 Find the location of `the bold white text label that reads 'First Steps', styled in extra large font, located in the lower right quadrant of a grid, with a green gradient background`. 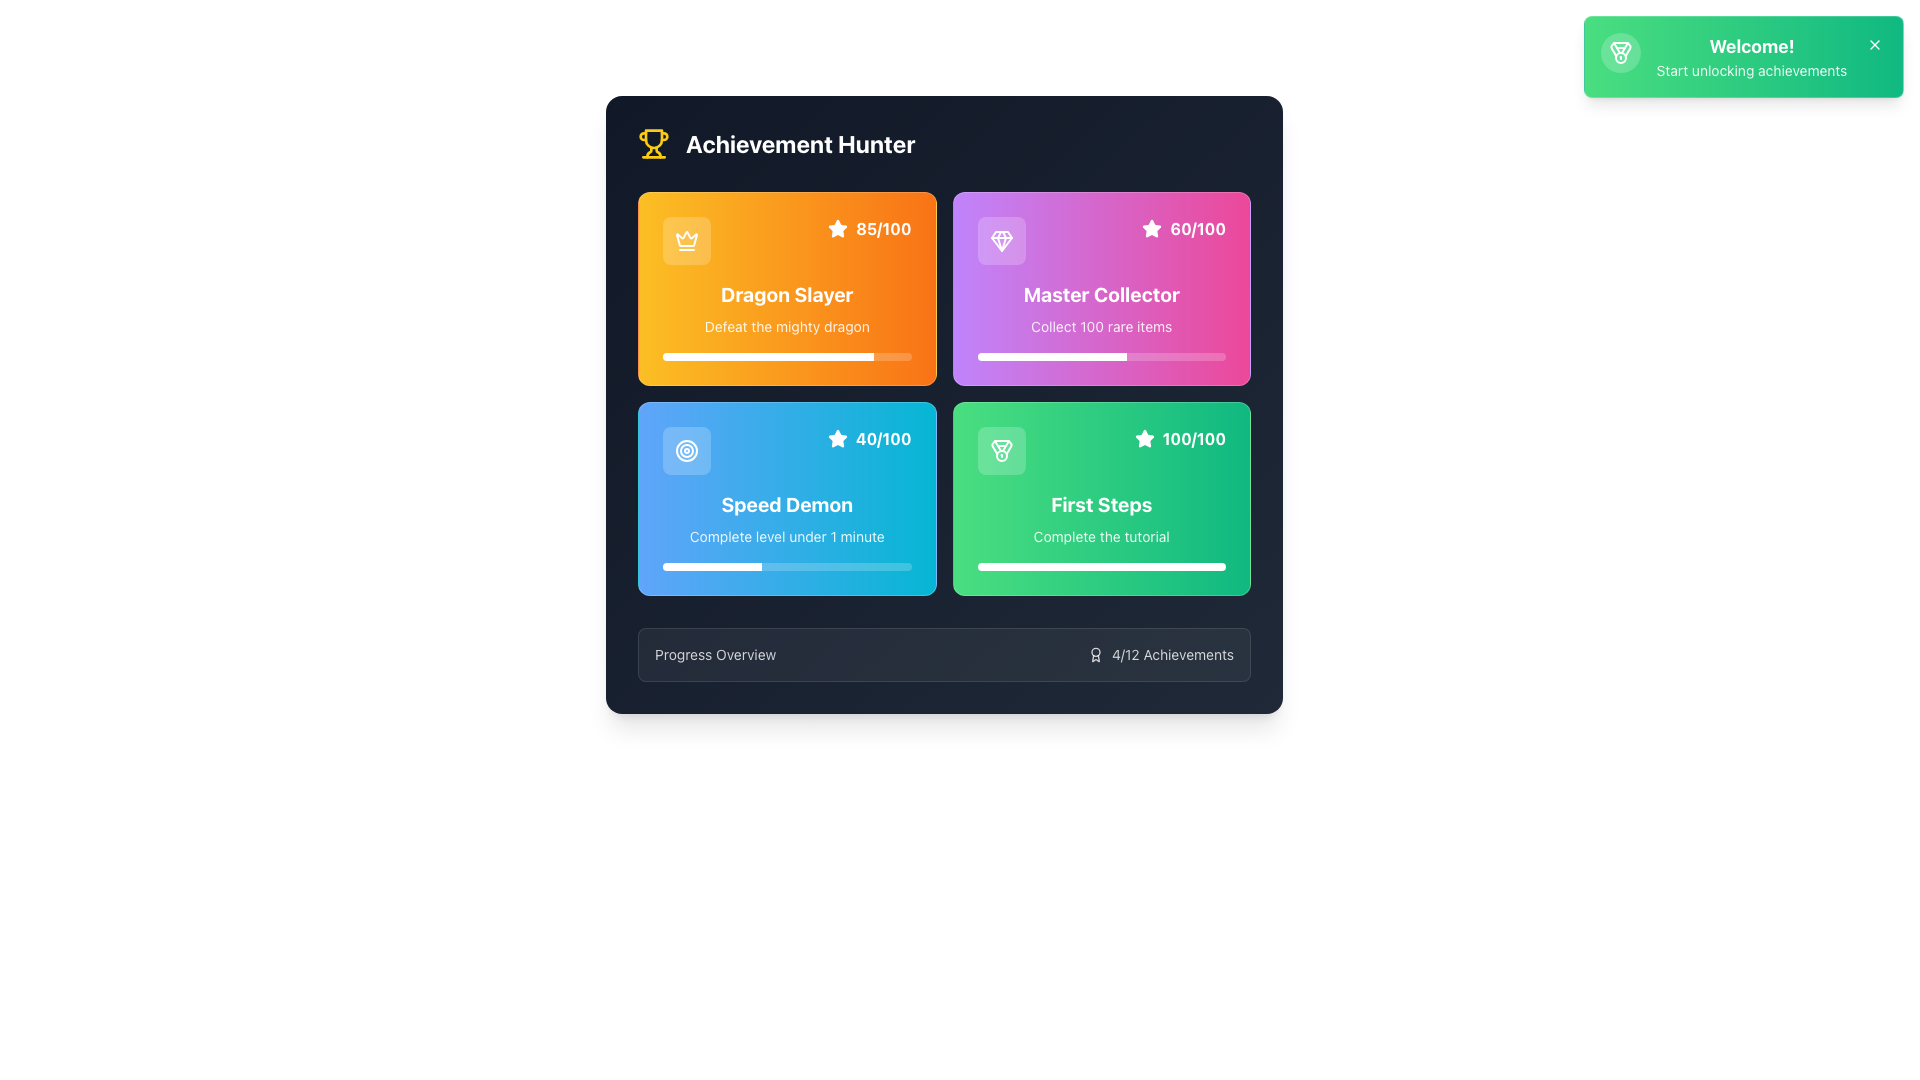

the bold white text label that reads 'First Steps', styled in extra large font, located in the lower right quadrant of a grid, with a green gradient background is located at coordinates (1100, 504).